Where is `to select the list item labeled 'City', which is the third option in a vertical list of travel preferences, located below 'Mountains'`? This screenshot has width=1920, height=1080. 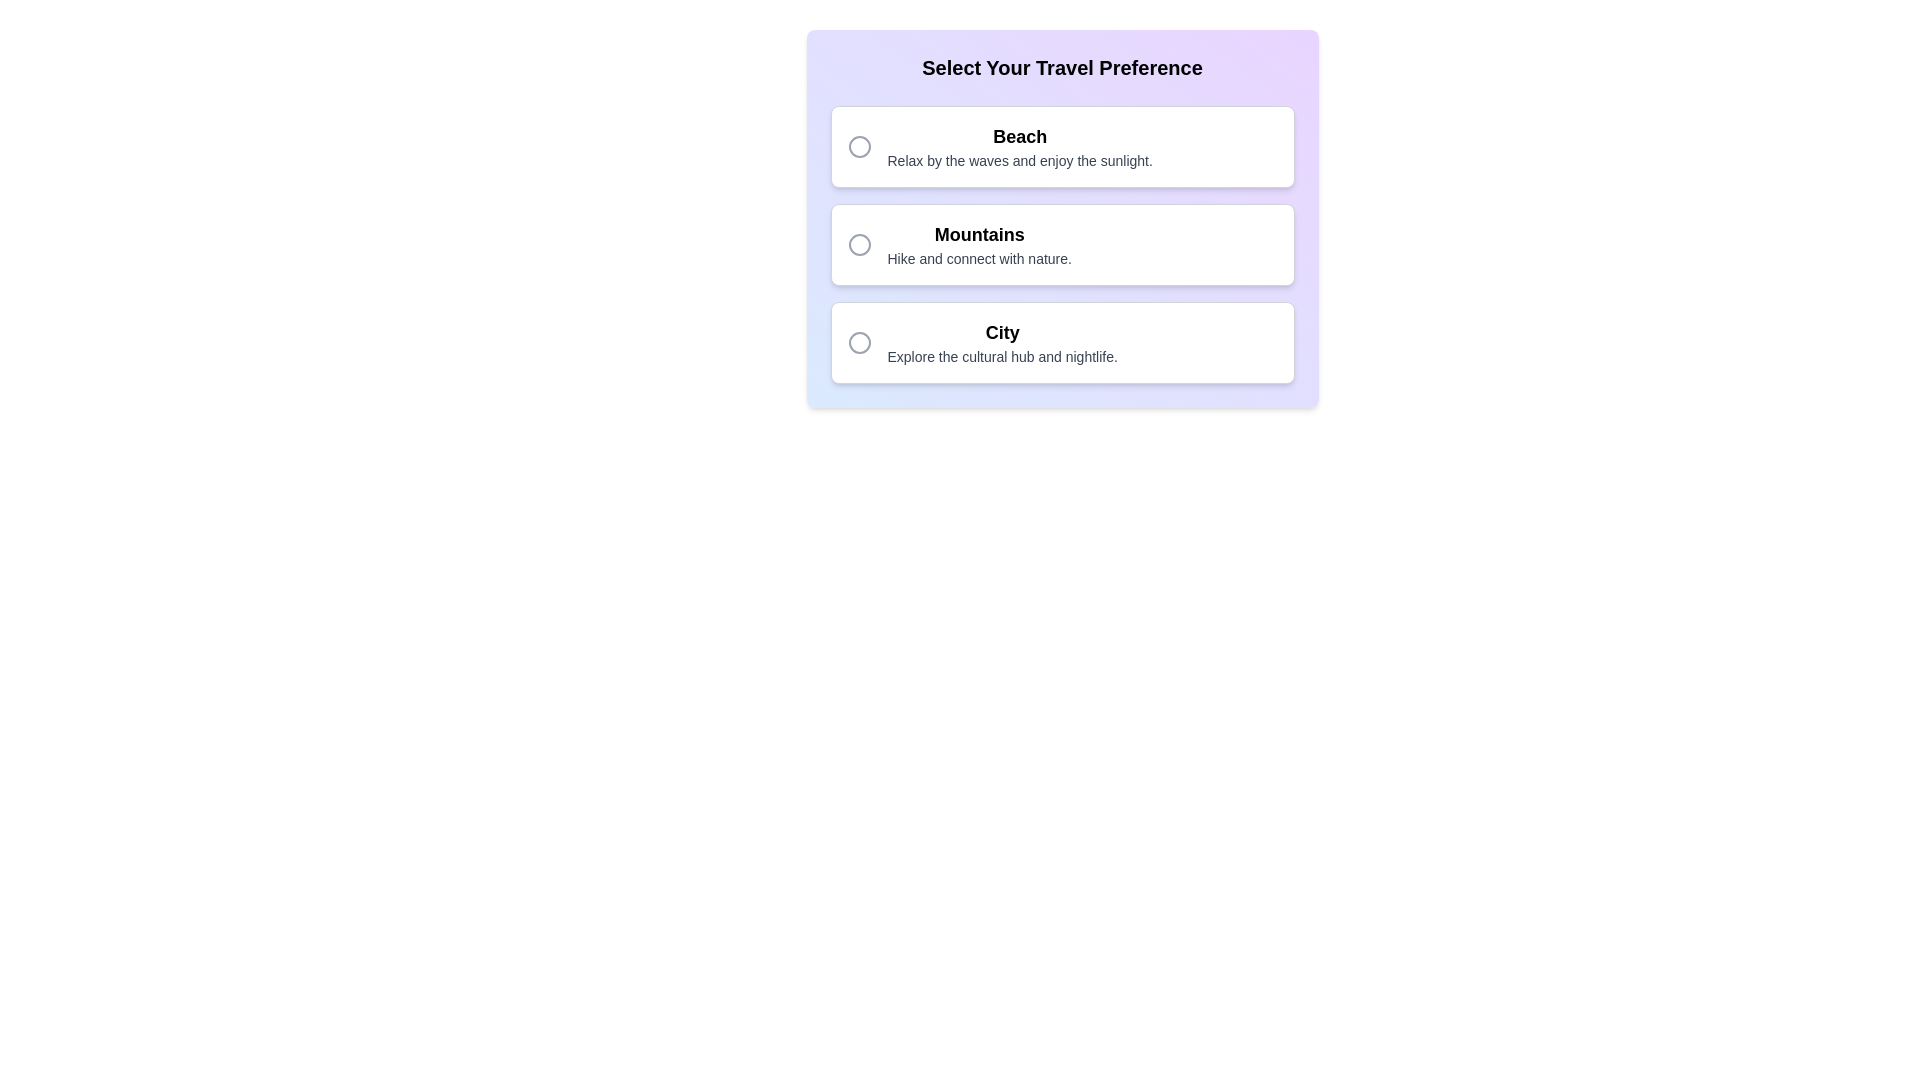 to select the list item labeled 'City', which is the third option in a vertical list of travel preferences, located below 'Mountains' is located at coordinates (1002, 342).